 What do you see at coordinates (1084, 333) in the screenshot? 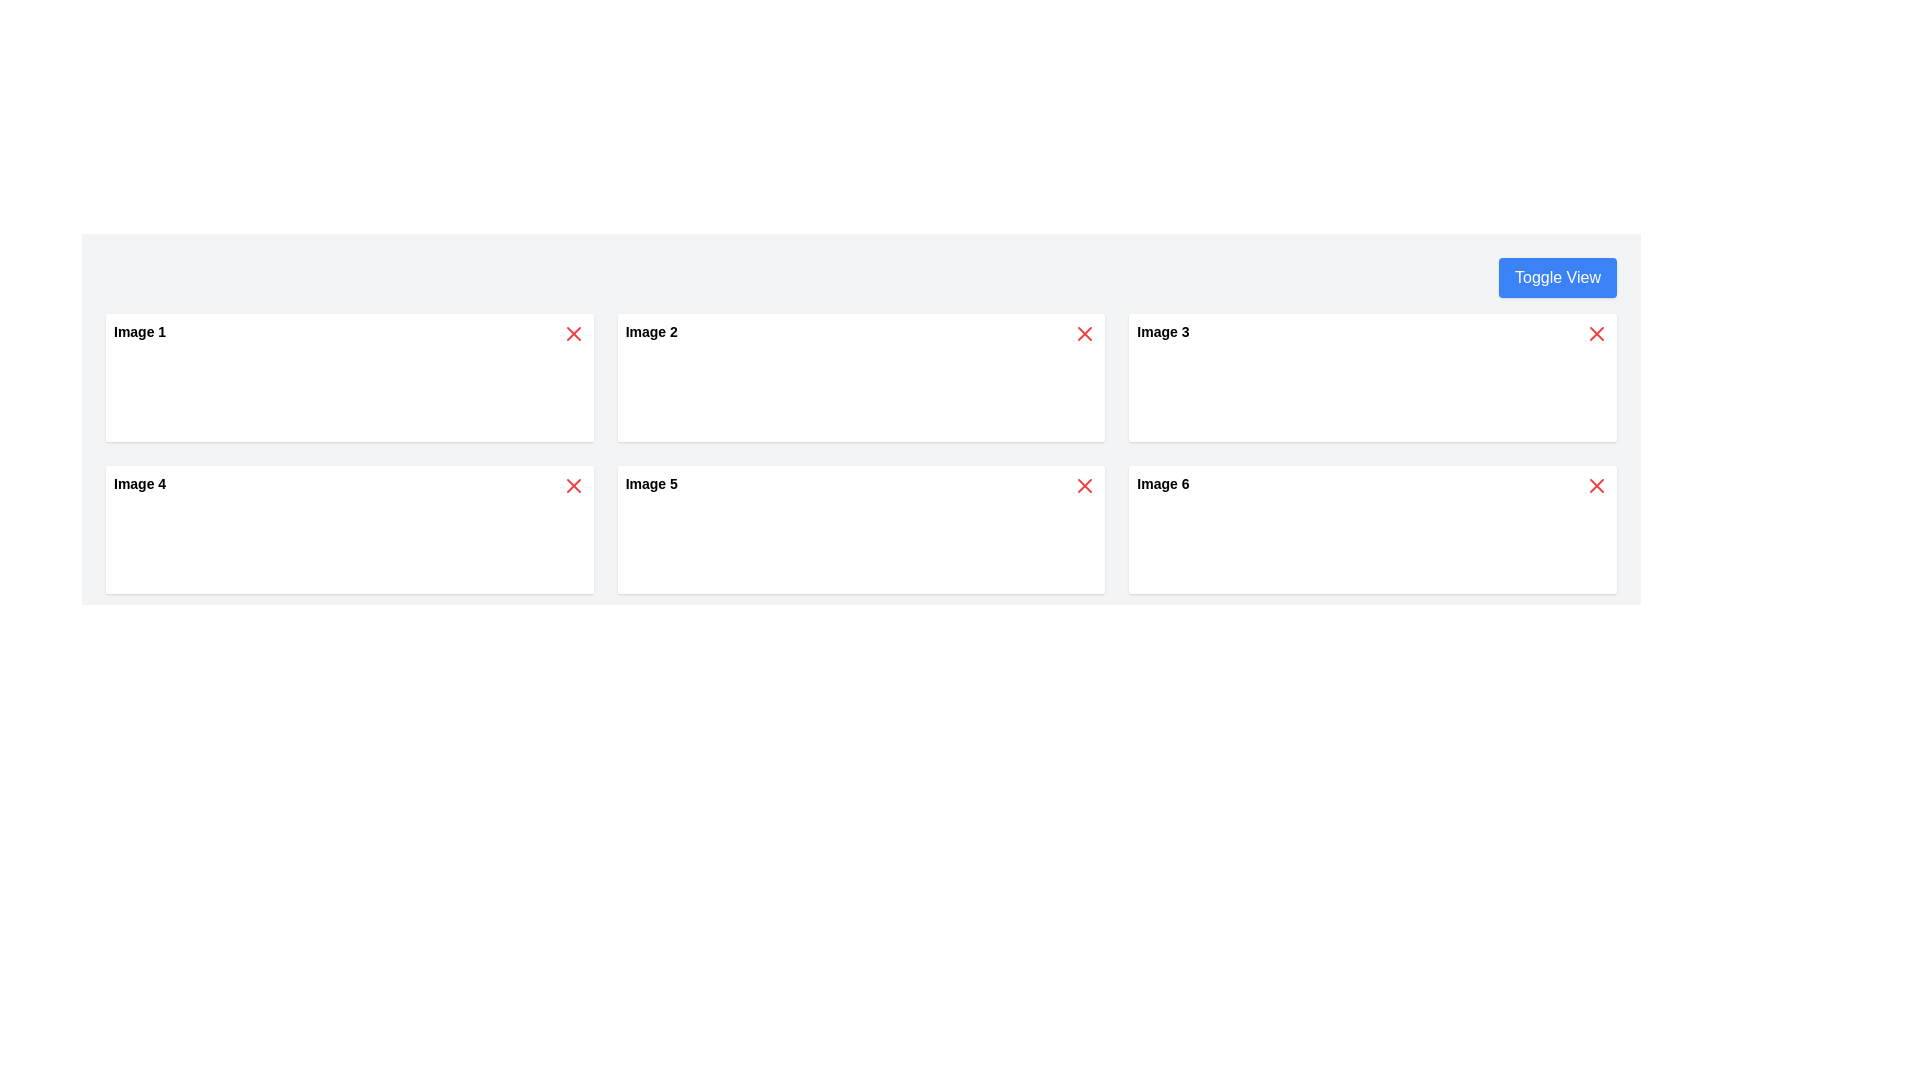
I see `the close button located in the upper-right corner of the 'Image 2' box to observe the color change effect` at bounding box center [1084, 333].